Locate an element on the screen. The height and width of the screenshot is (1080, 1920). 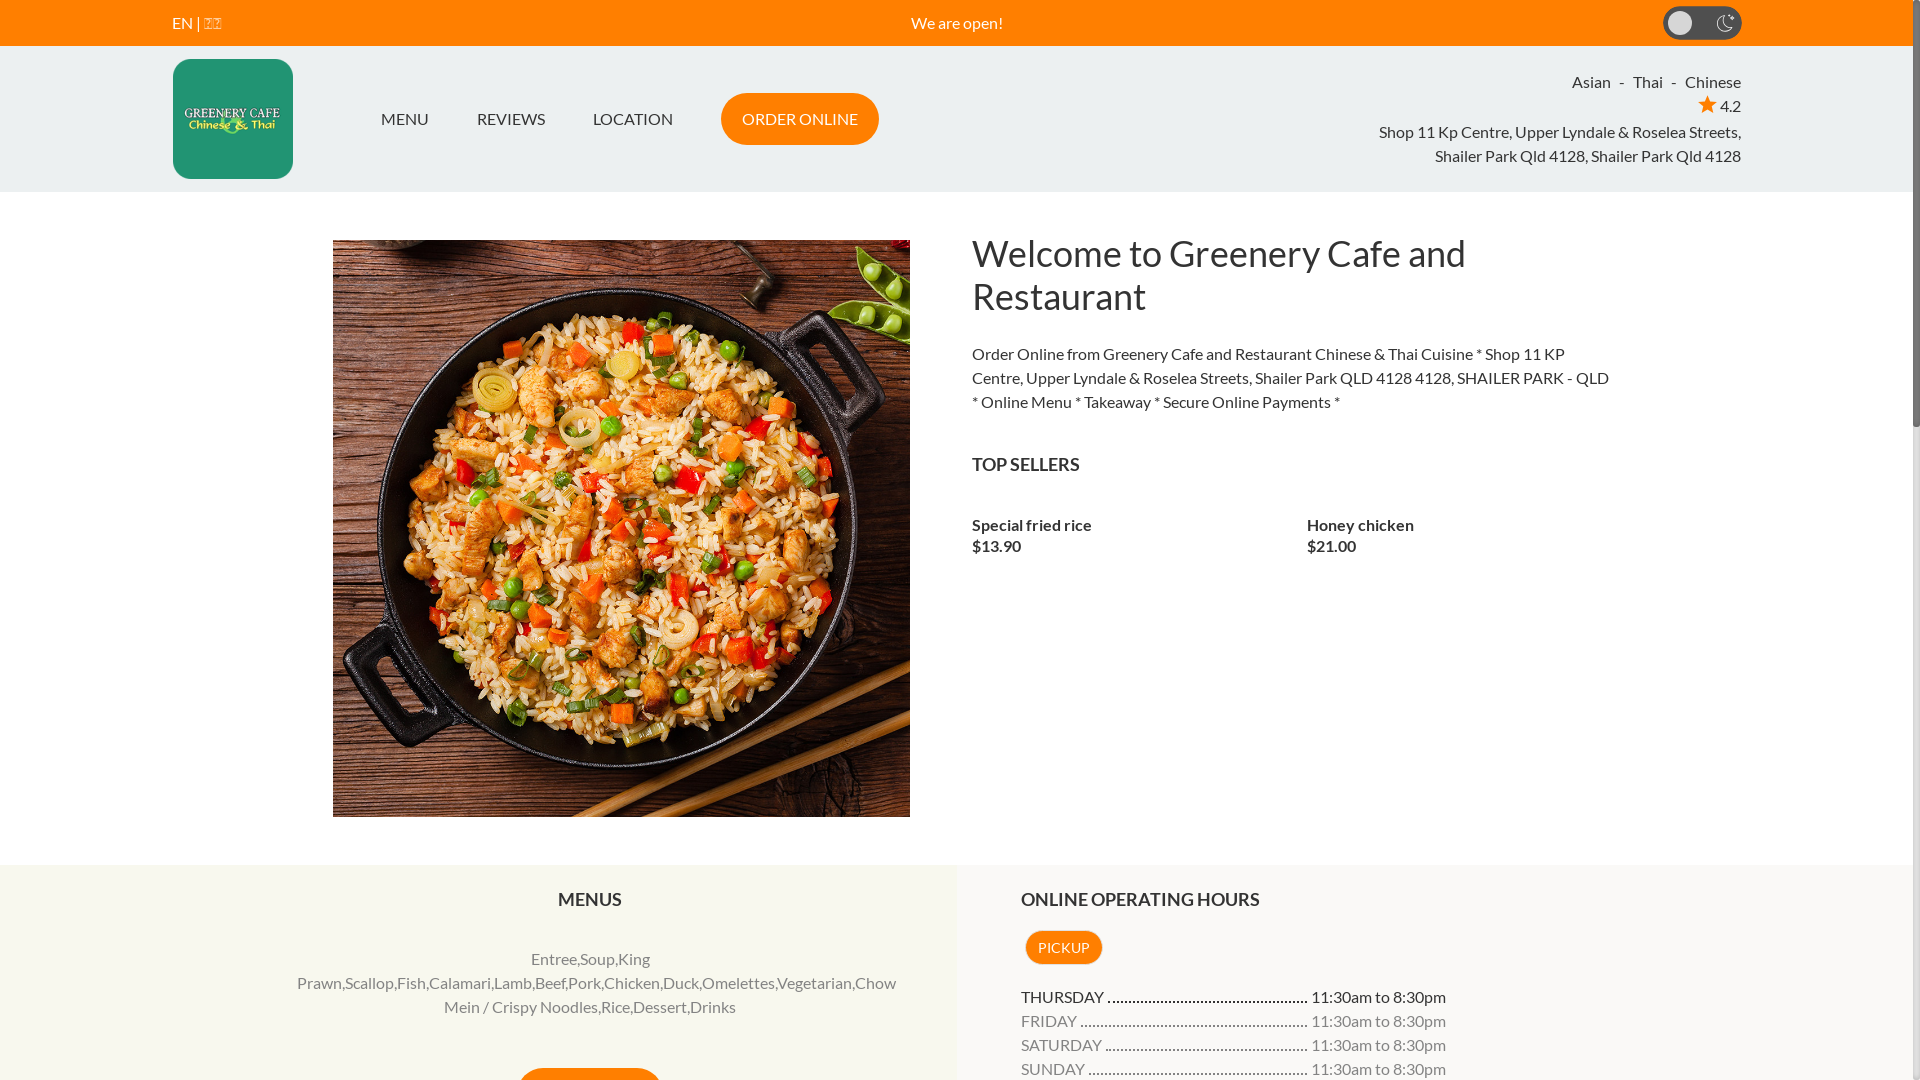
'Beef' is located at coordinates (550, 981).